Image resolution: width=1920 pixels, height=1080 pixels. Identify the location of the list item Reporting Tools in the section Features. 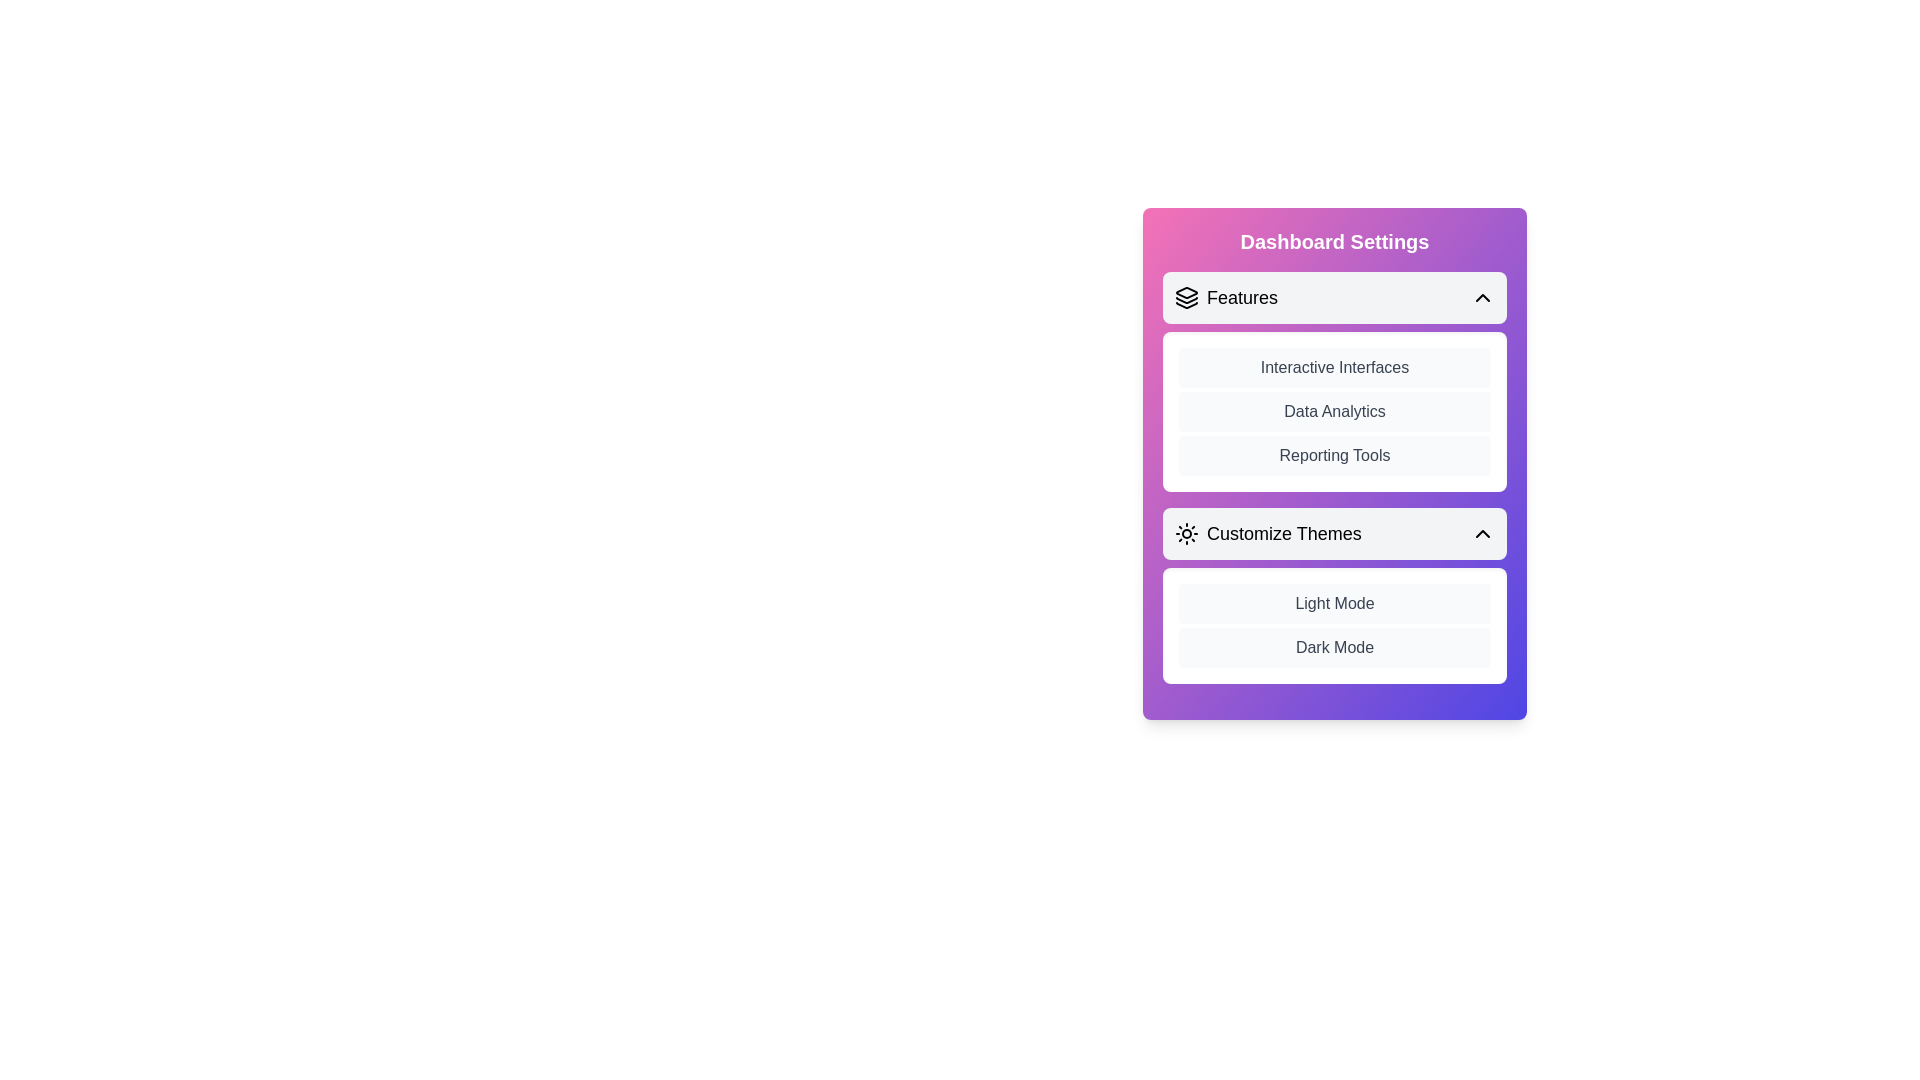
(1334, 455).